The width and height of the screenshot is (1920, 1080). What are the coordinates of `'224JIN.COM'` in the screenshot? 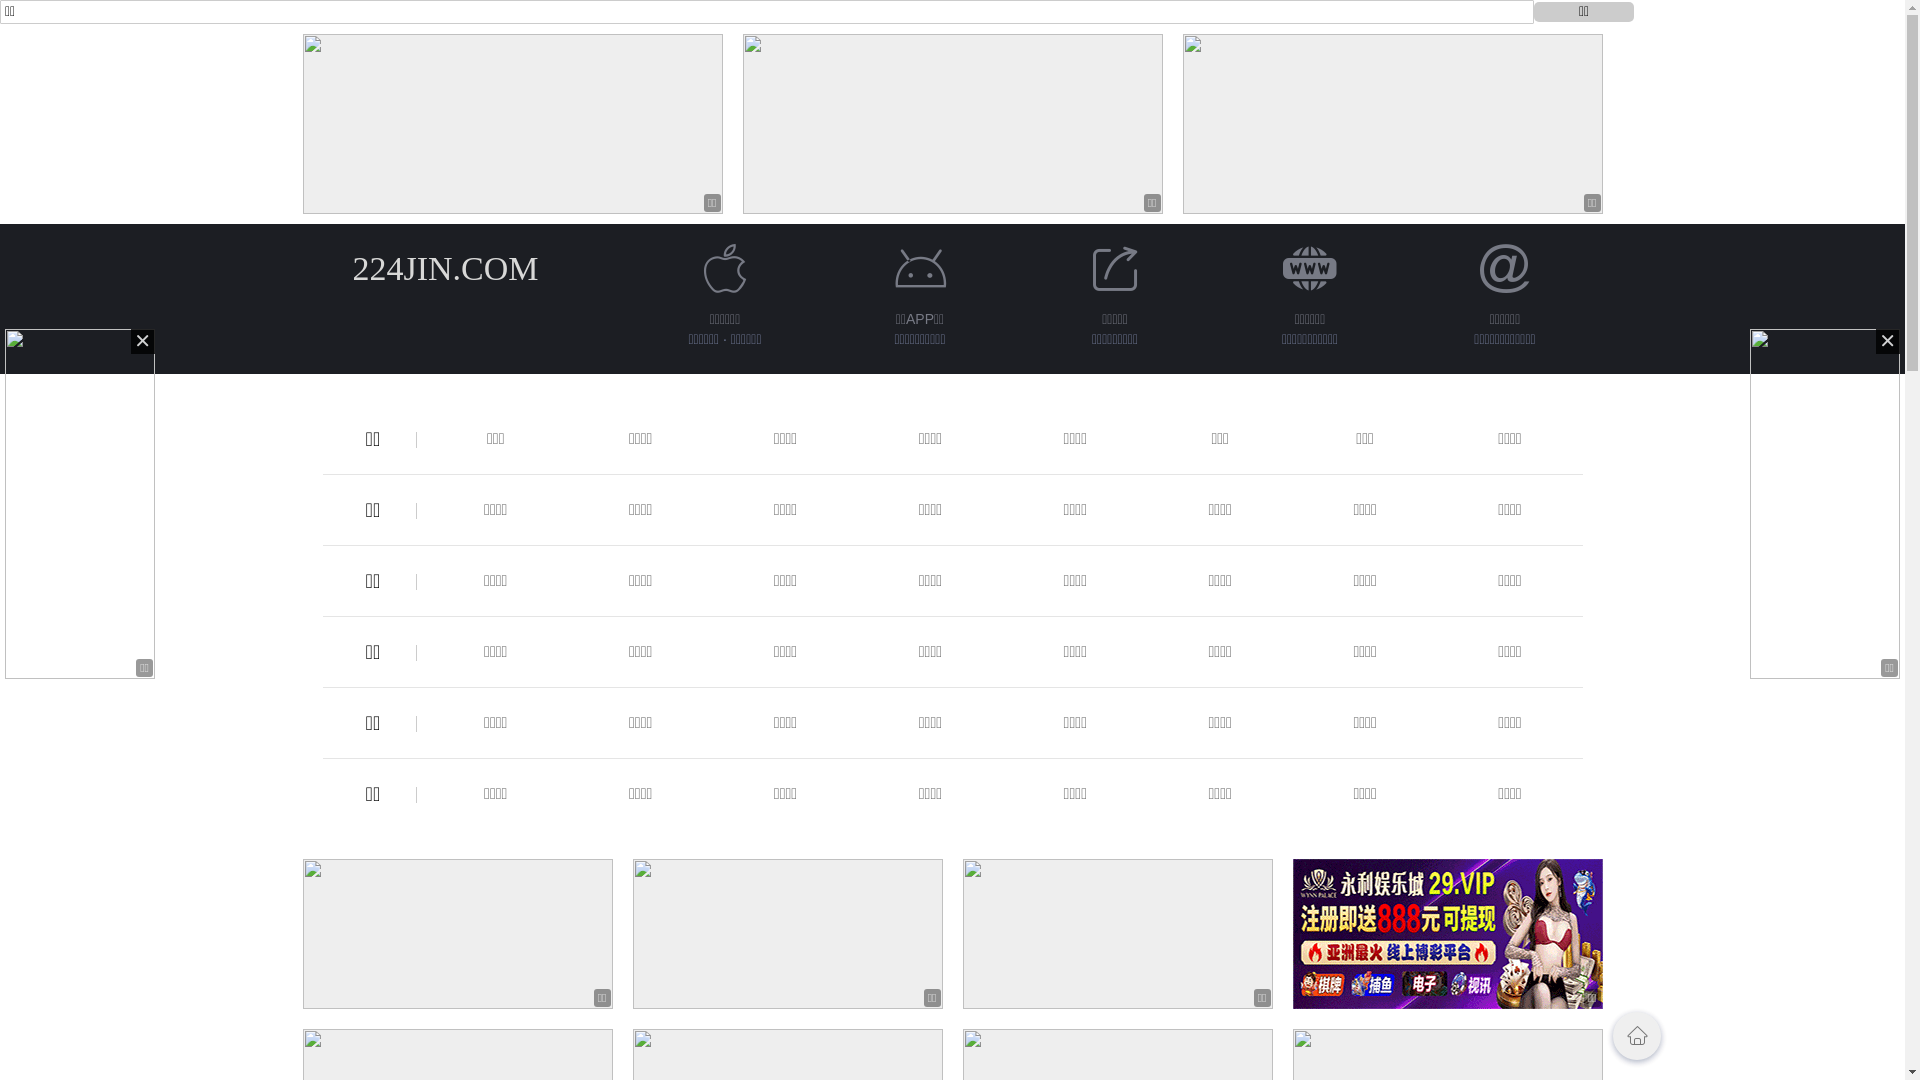 It's located at (444, 267).